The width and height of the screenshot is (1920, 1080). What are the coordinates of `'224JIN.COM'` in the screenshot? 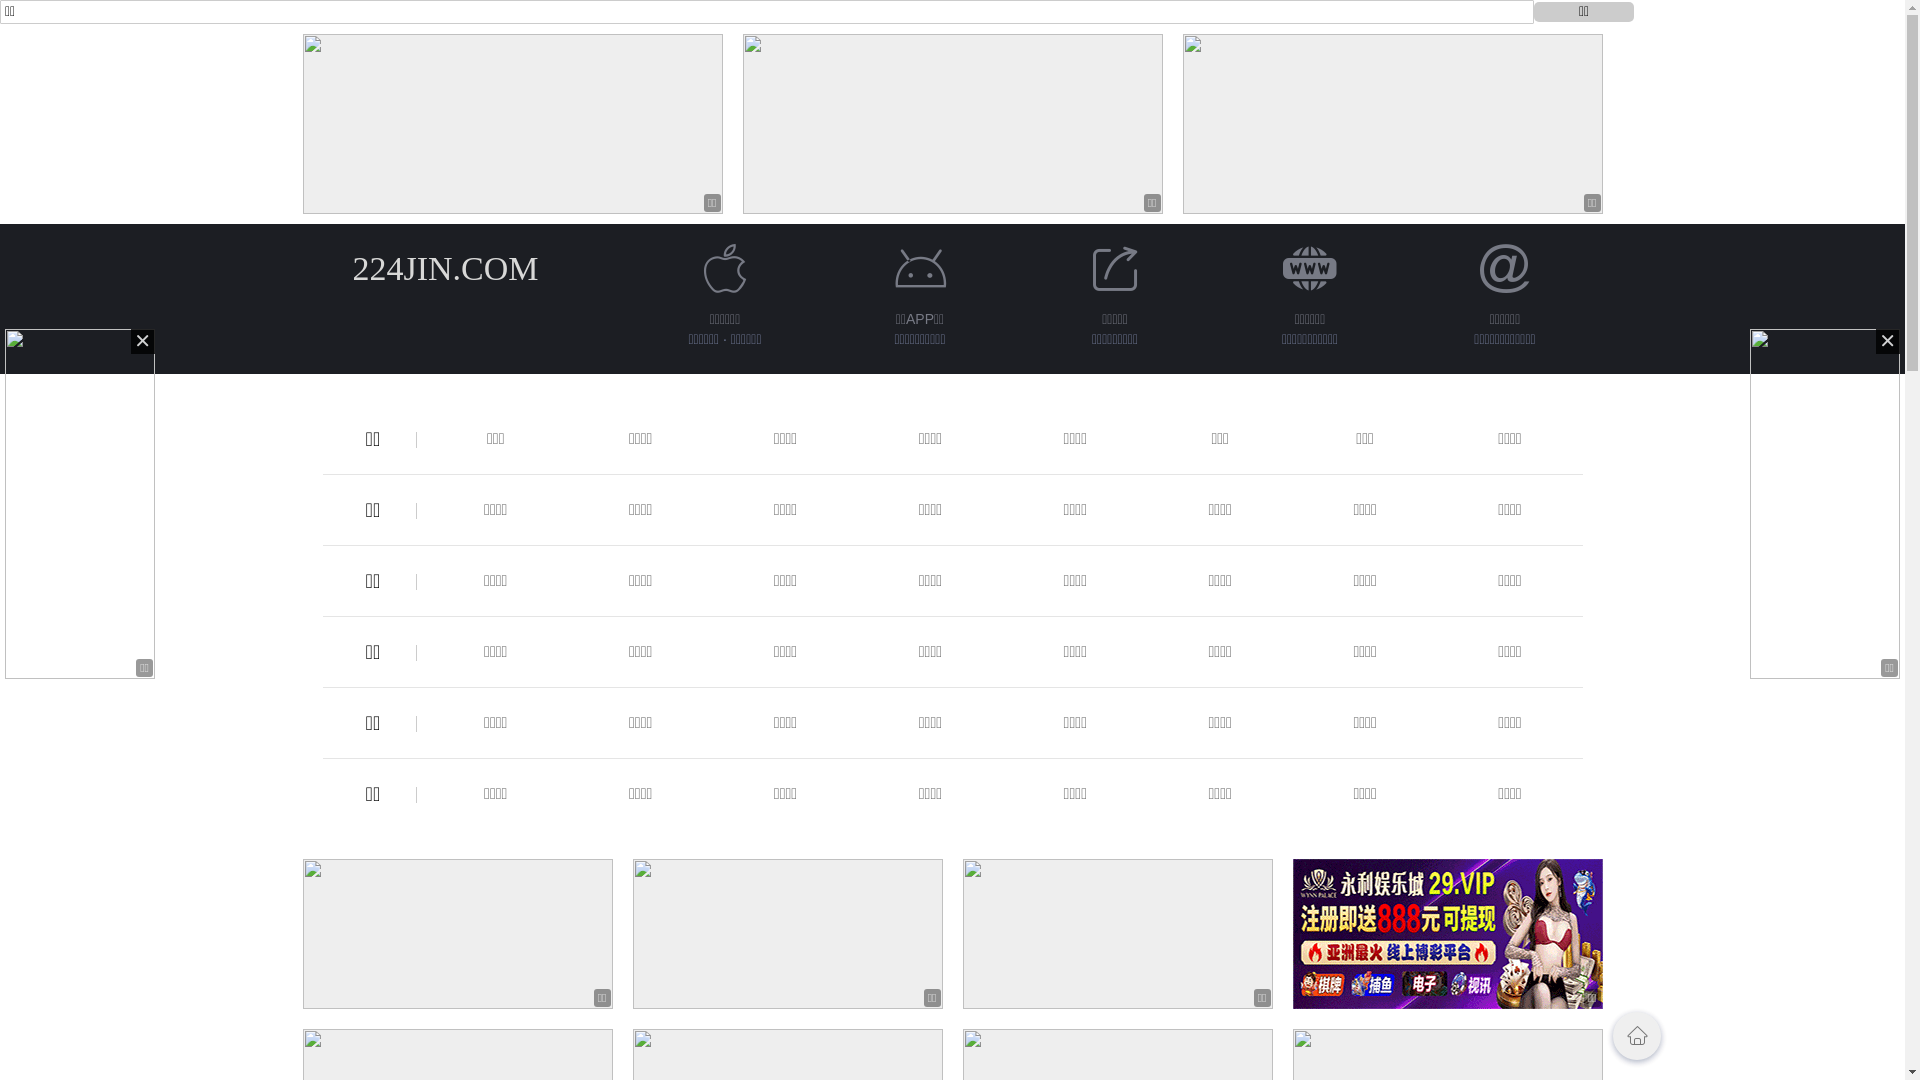 It's located at (444, 267).